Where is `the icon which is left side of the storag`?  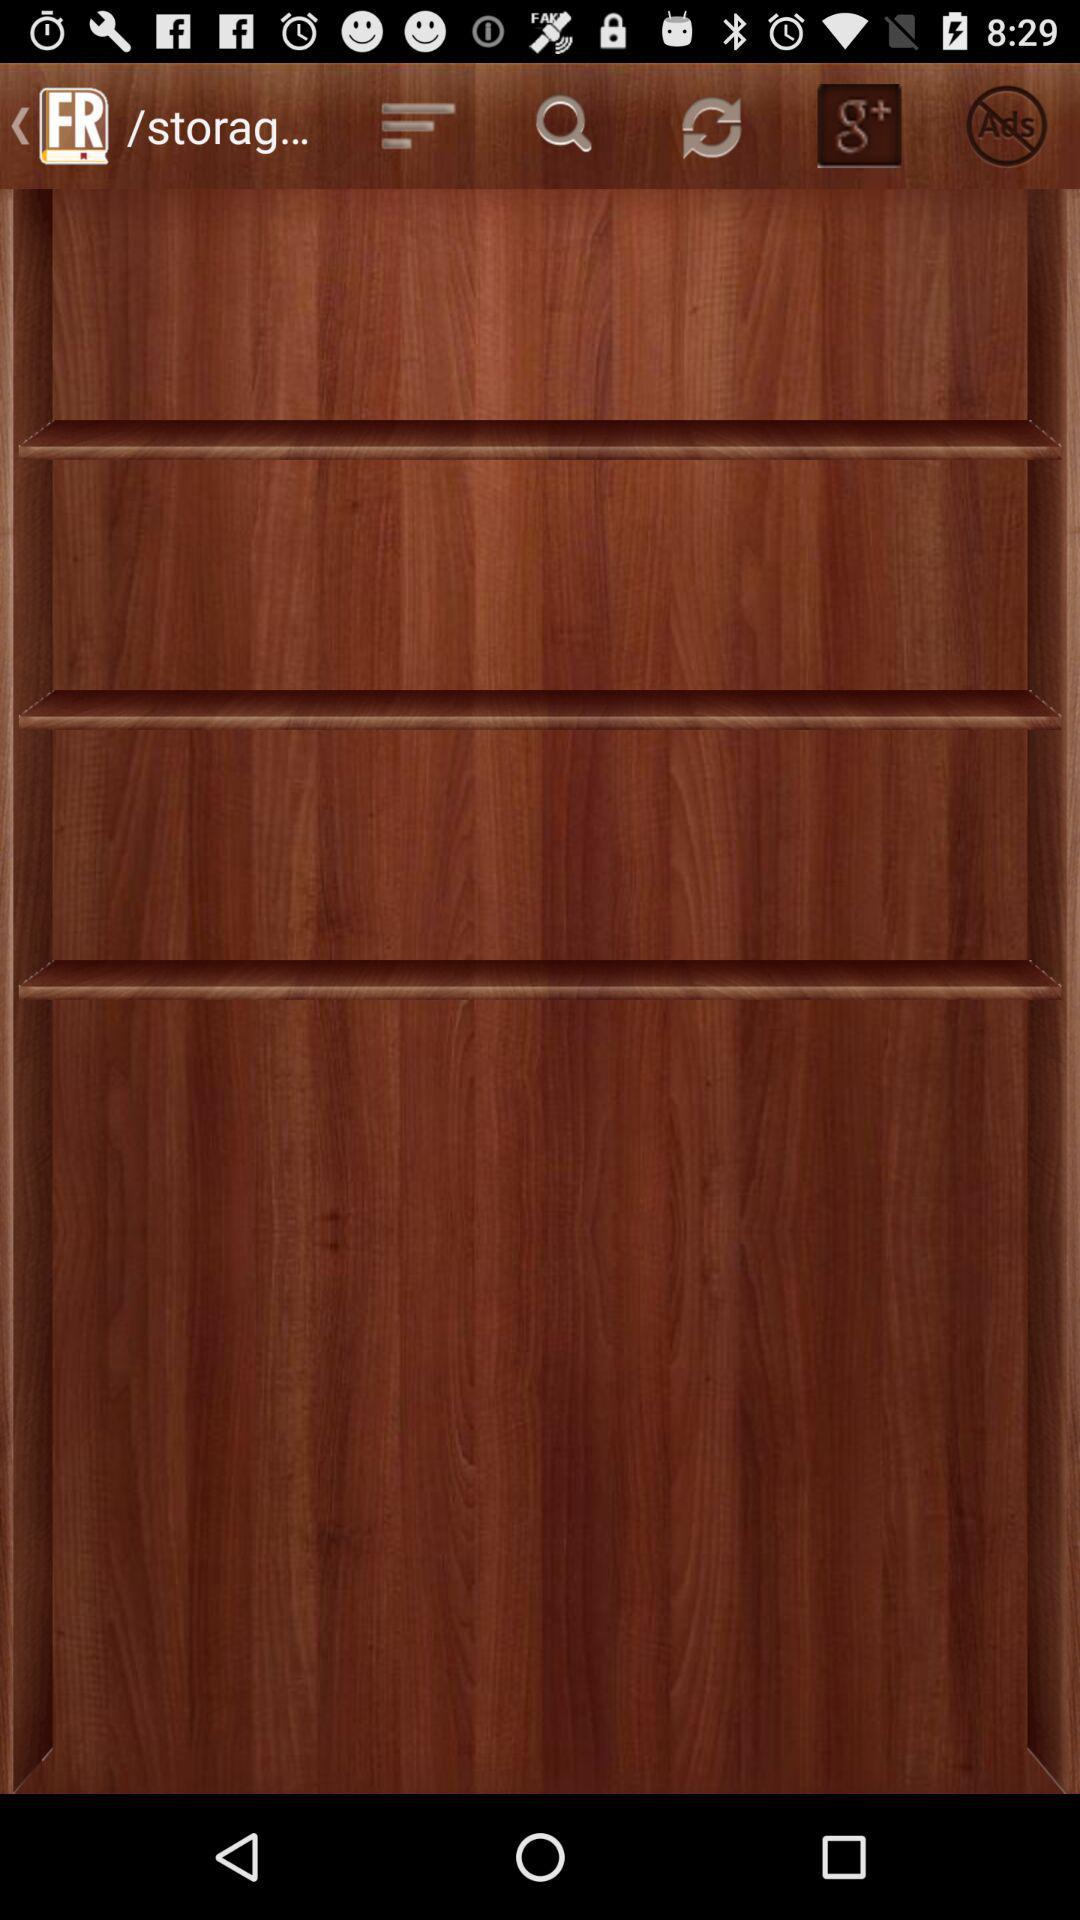
the icon which is left side of the storag is located at coordinates (72, 124).